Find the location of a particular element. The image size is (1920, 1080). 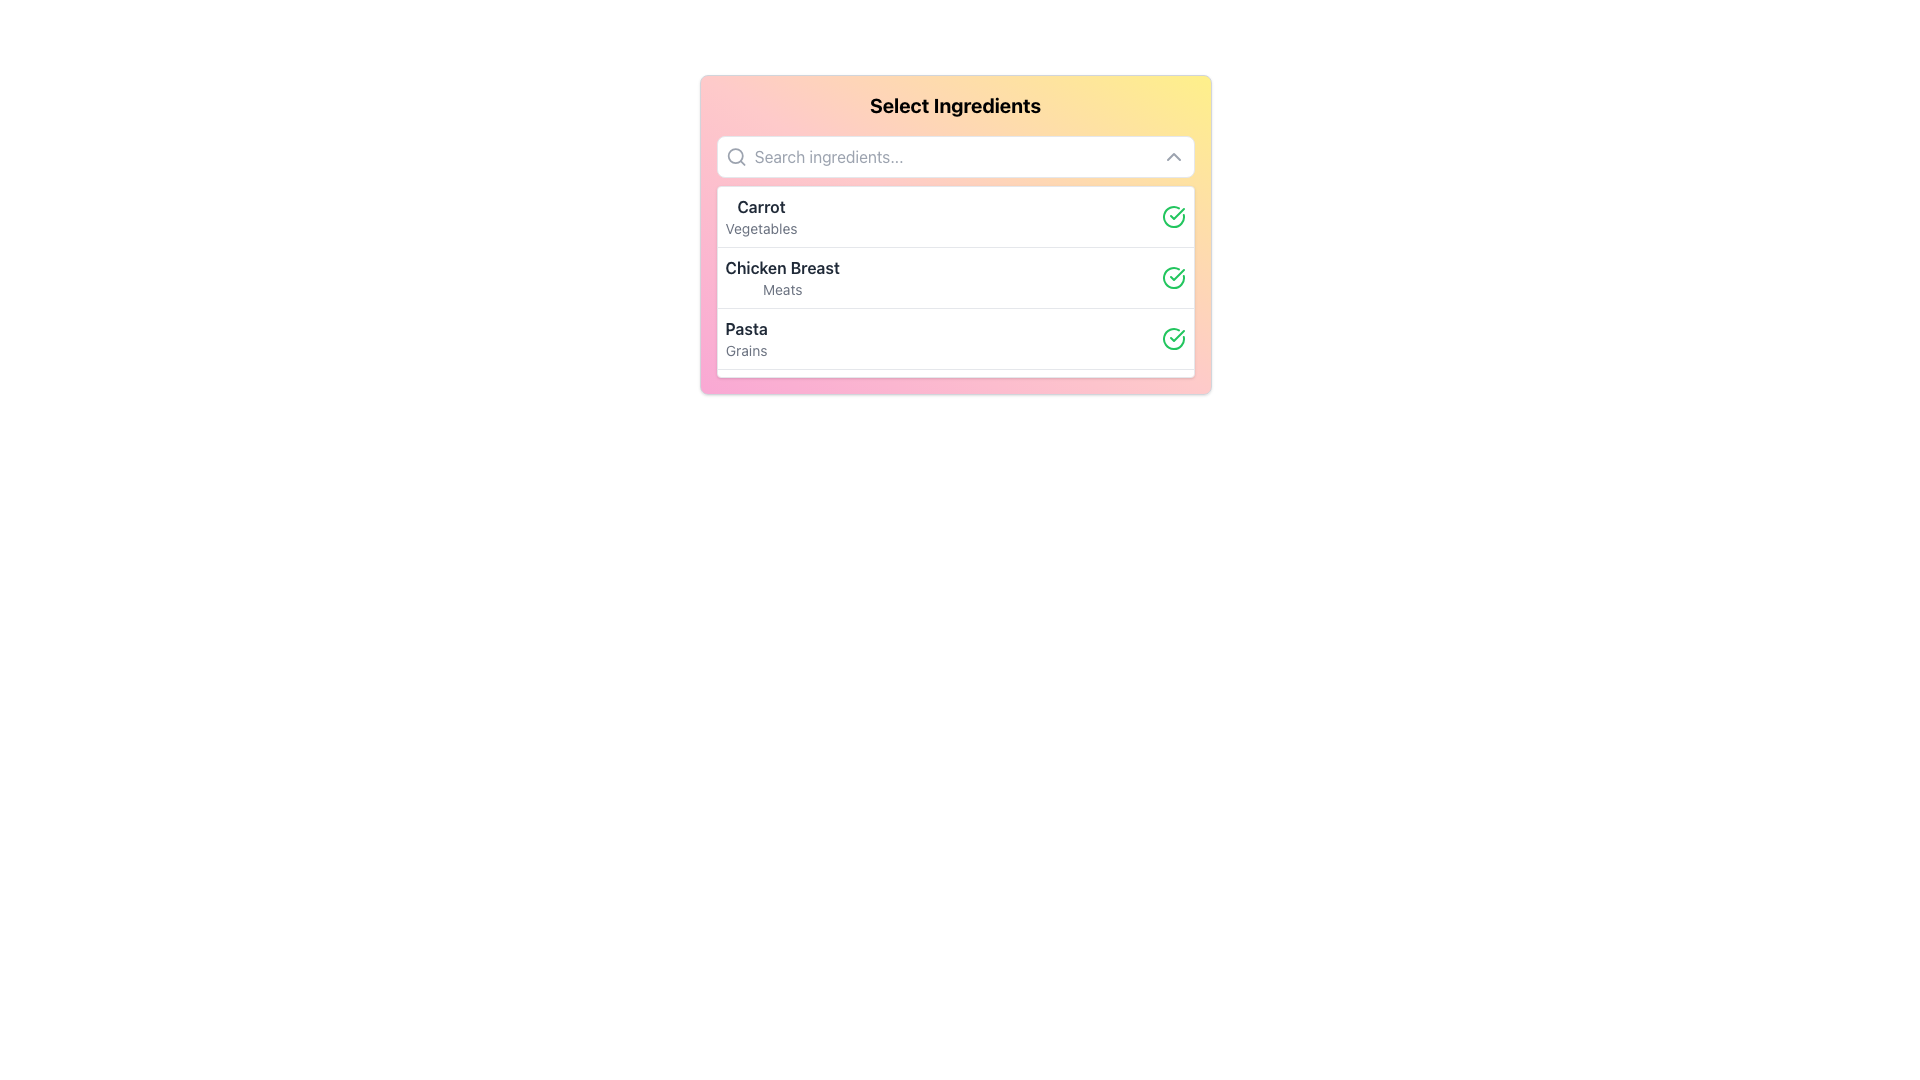

the green circular check mark icon located to the far right of the 'Chicken Breast' list item in the 'Select Ingredients' interface to confirm the selection is located at coordinates (1173, 277).